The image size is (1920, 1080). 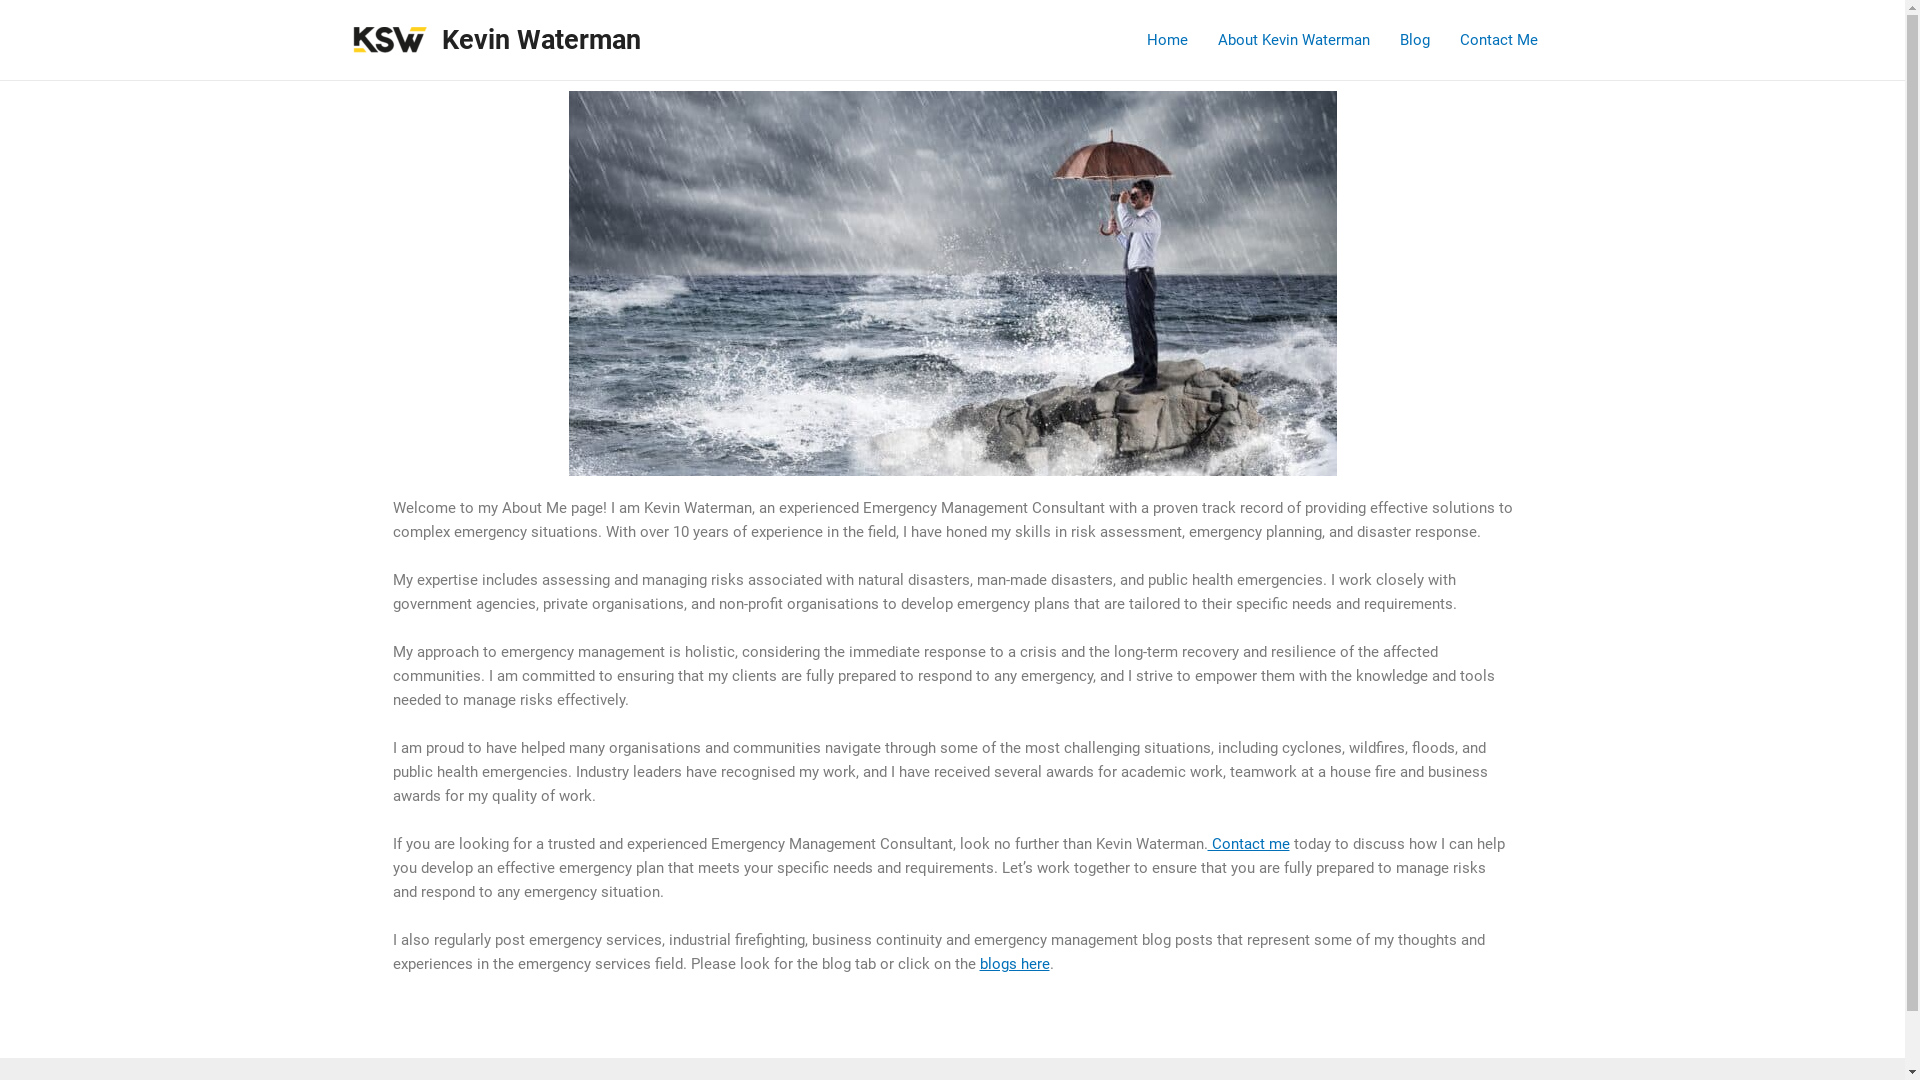 I want to click on 'Kevin Waterman', so click(x=541, y=39).